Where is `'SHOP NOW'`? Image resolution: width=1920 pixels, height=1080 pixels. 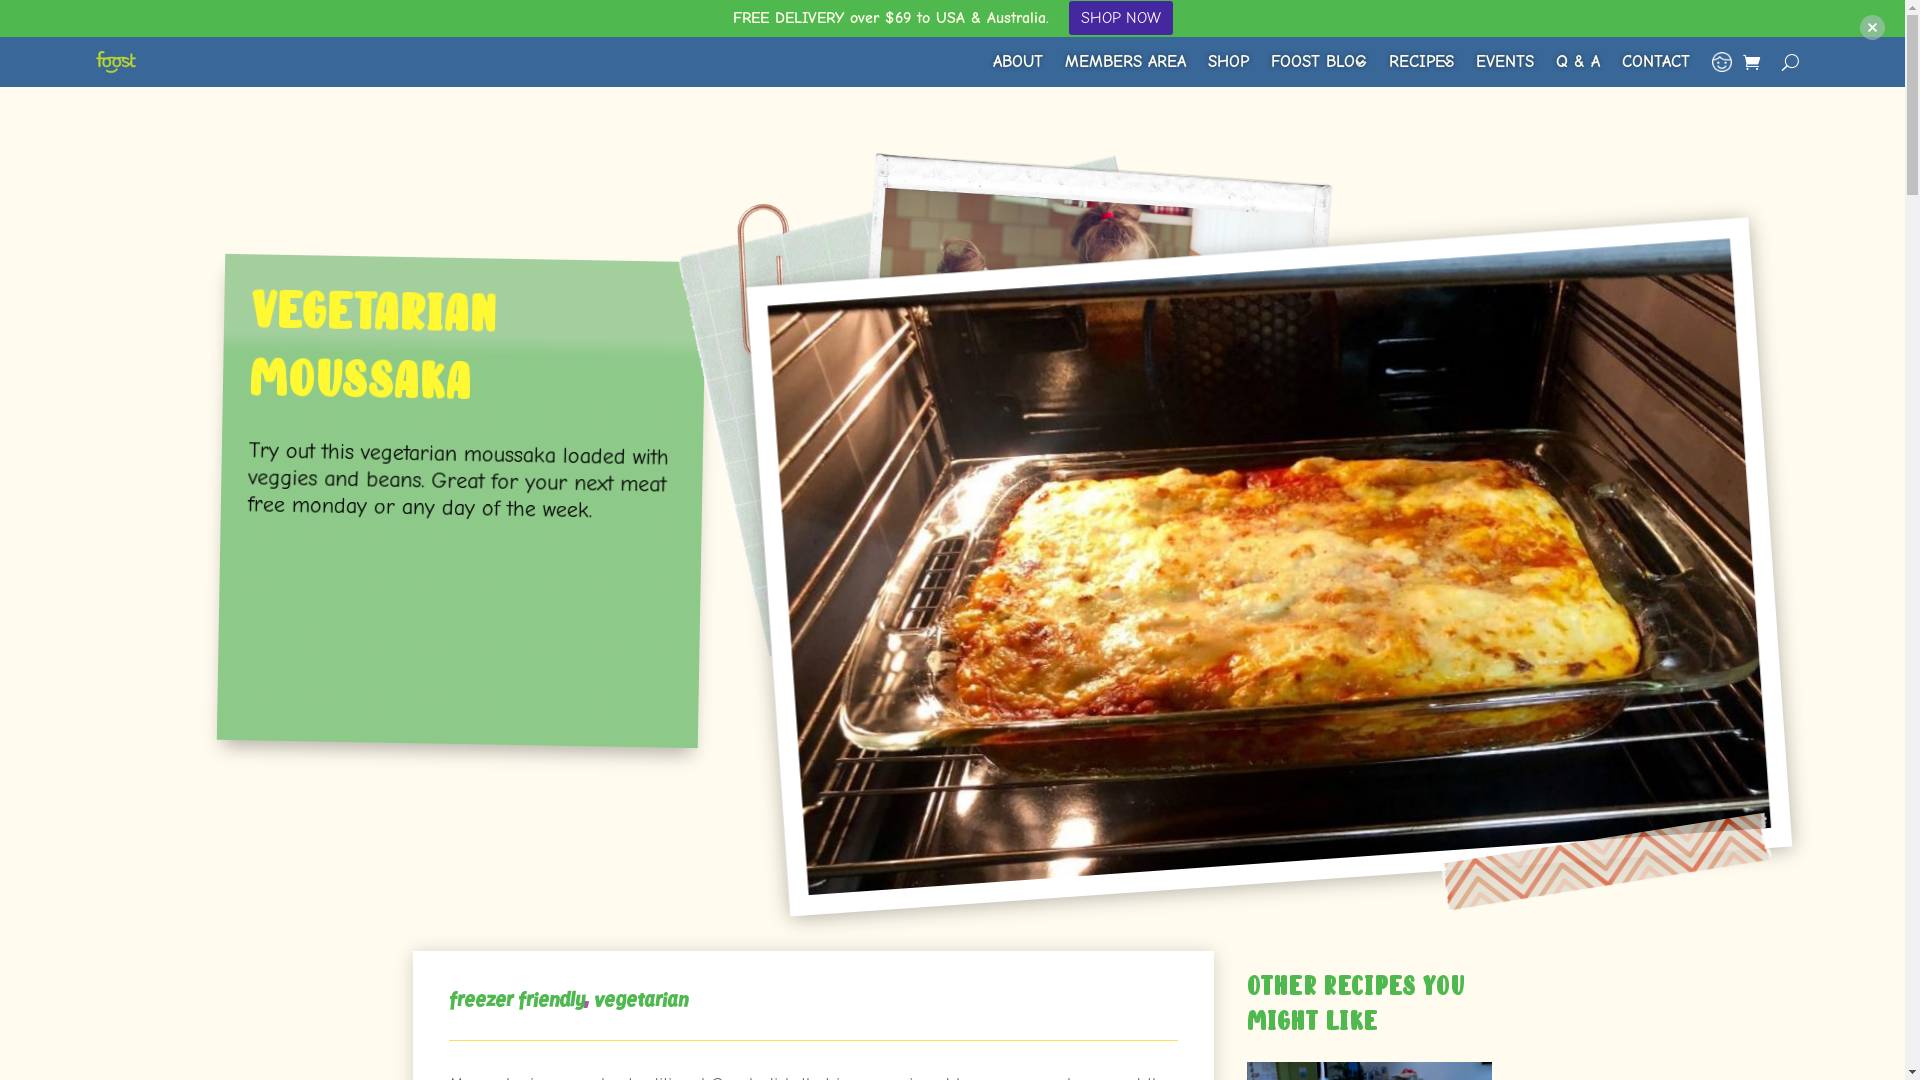
'SHOP NOW' is located at coordinates (1118, 18).